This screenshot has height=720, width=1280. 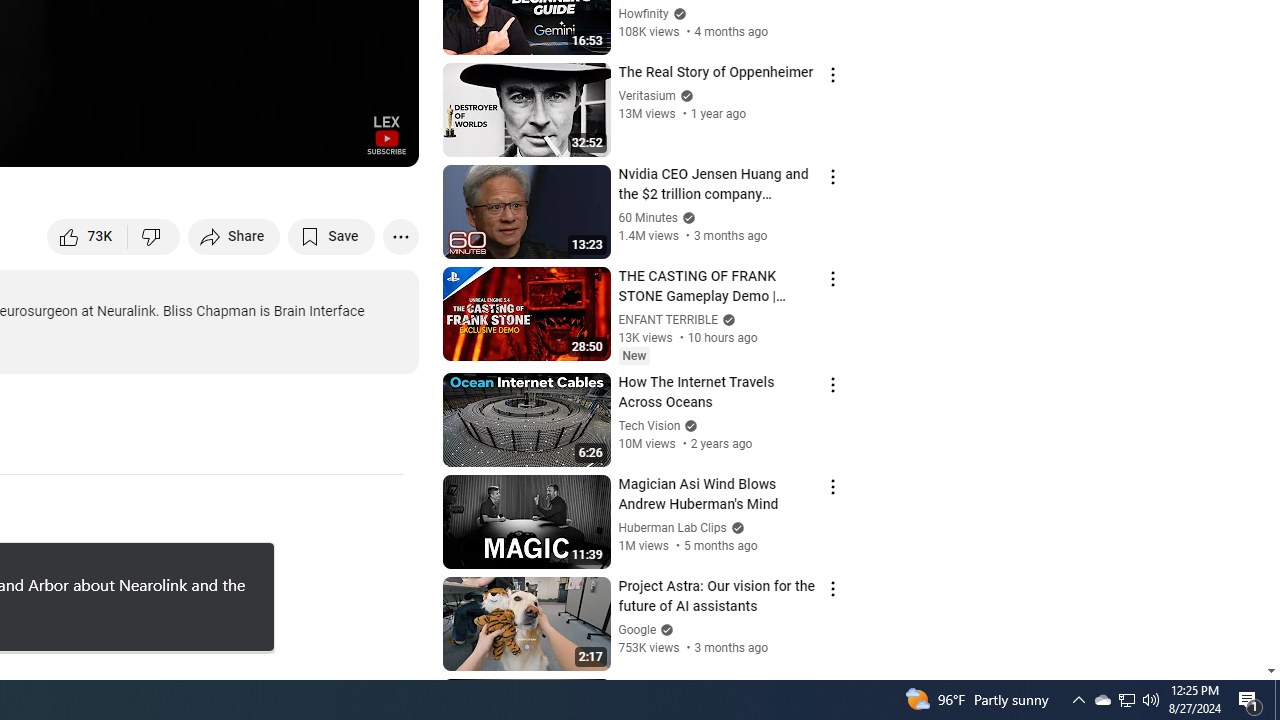 What do you see at coordinates (141, 141) in the screenshot?
I see `'Autoplay is on'` at bounding box center [141, 141].